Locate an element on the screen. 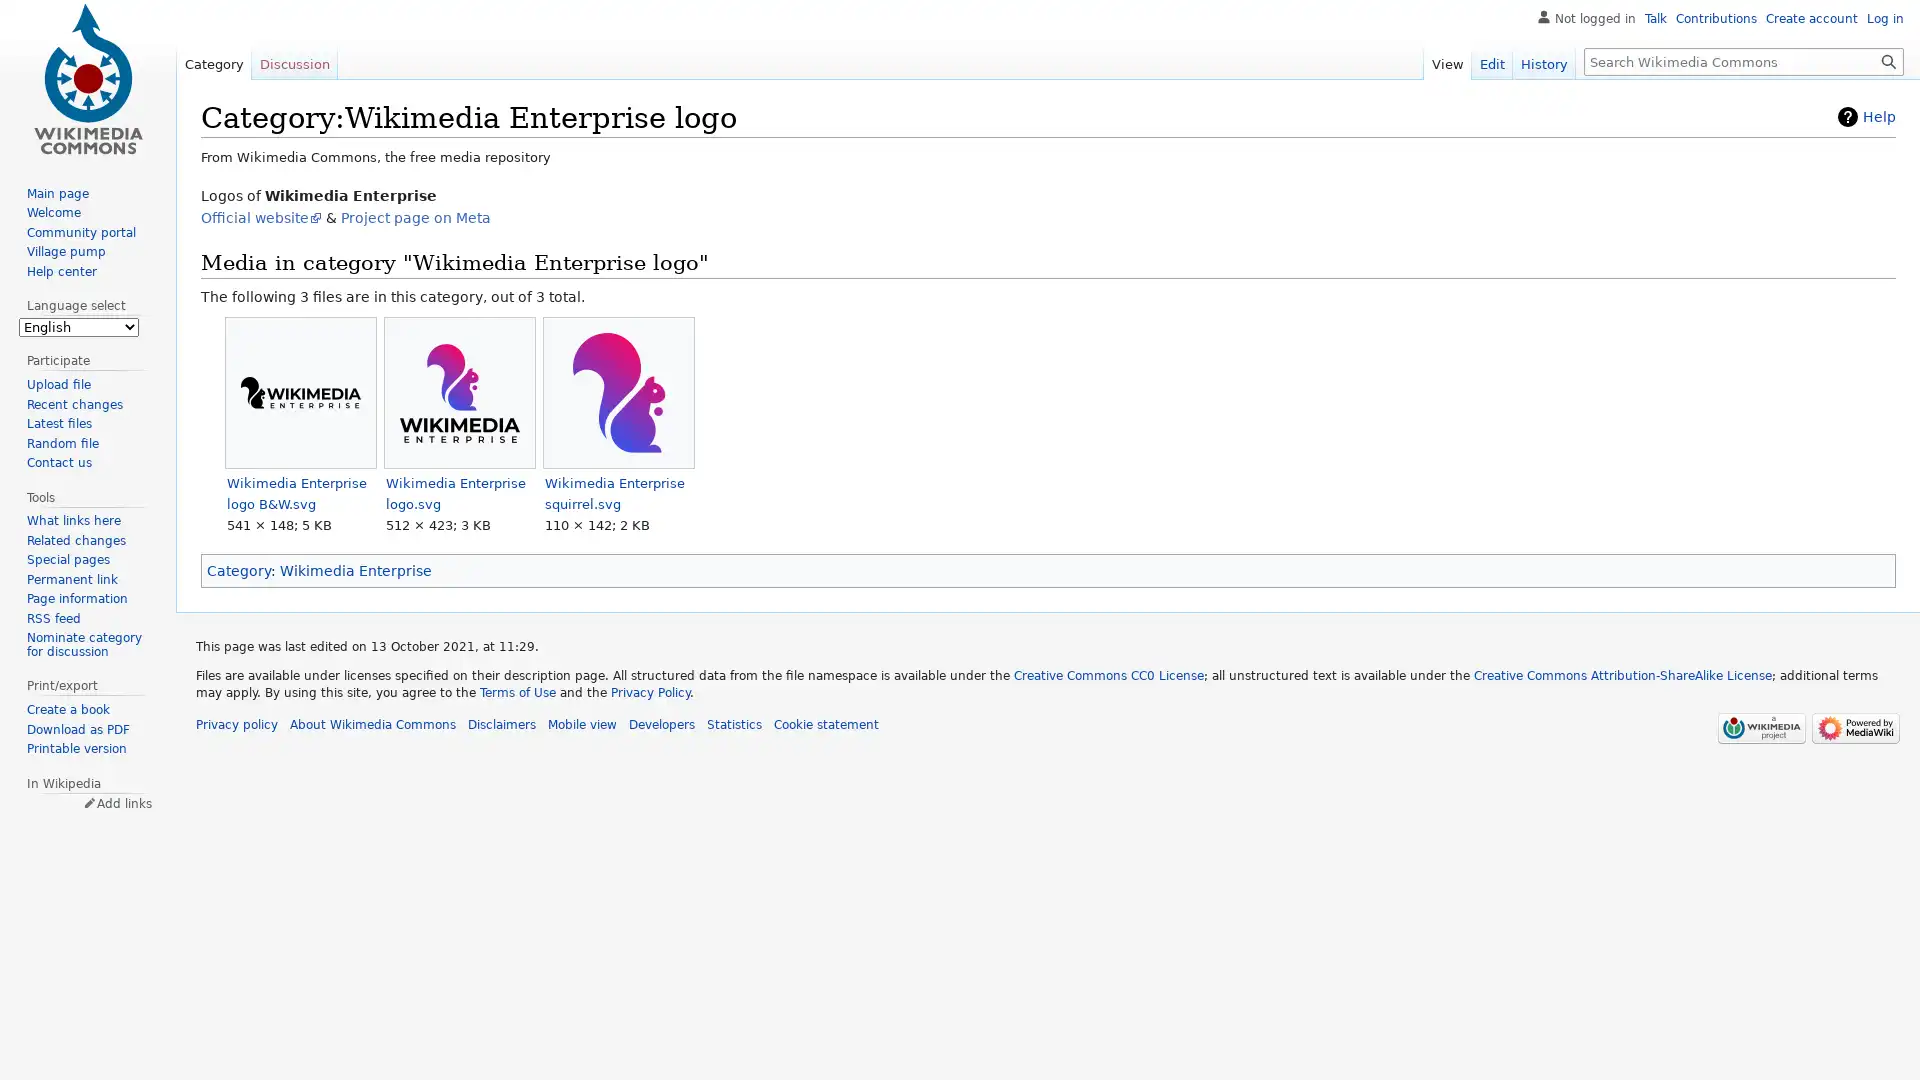  Advanced... is located at coordinates (1808, 115).